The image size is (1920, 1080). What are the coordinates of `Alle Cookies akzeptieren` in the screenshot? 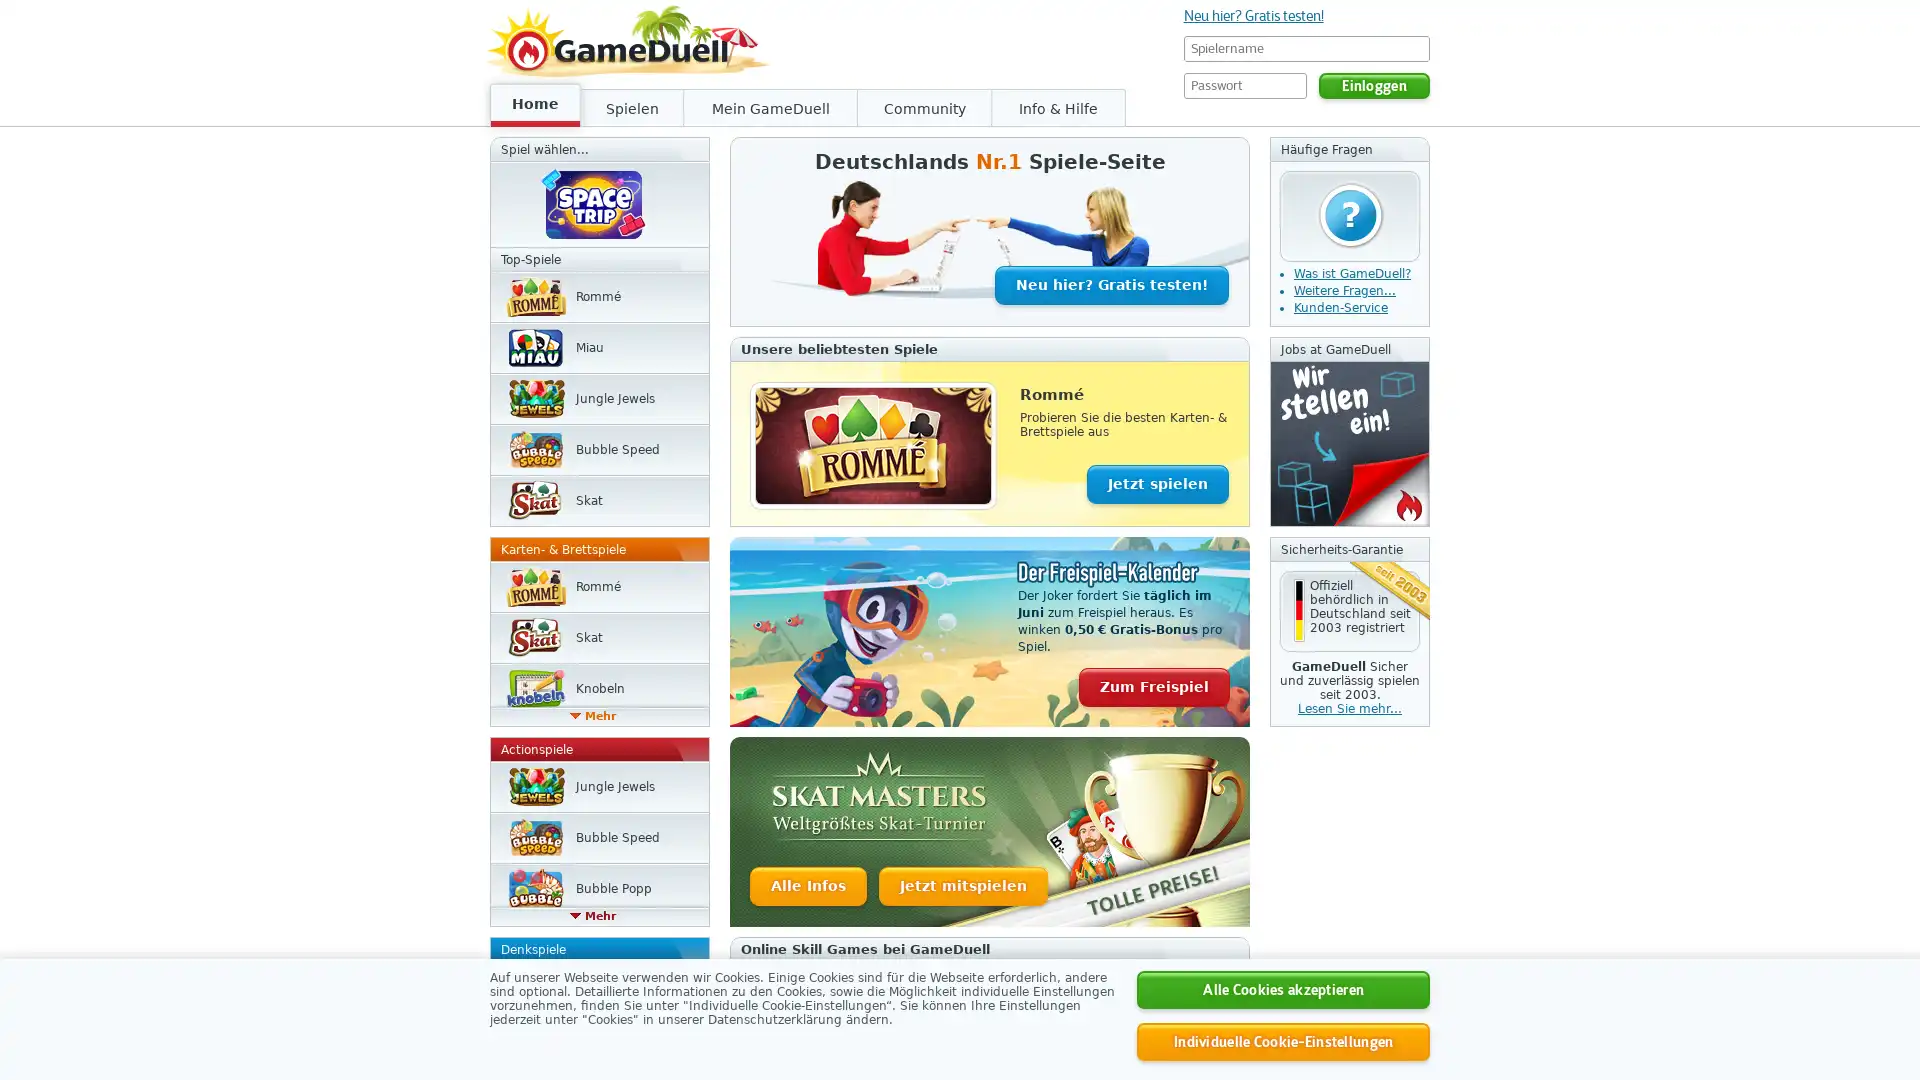 It's located at (1283, 990).